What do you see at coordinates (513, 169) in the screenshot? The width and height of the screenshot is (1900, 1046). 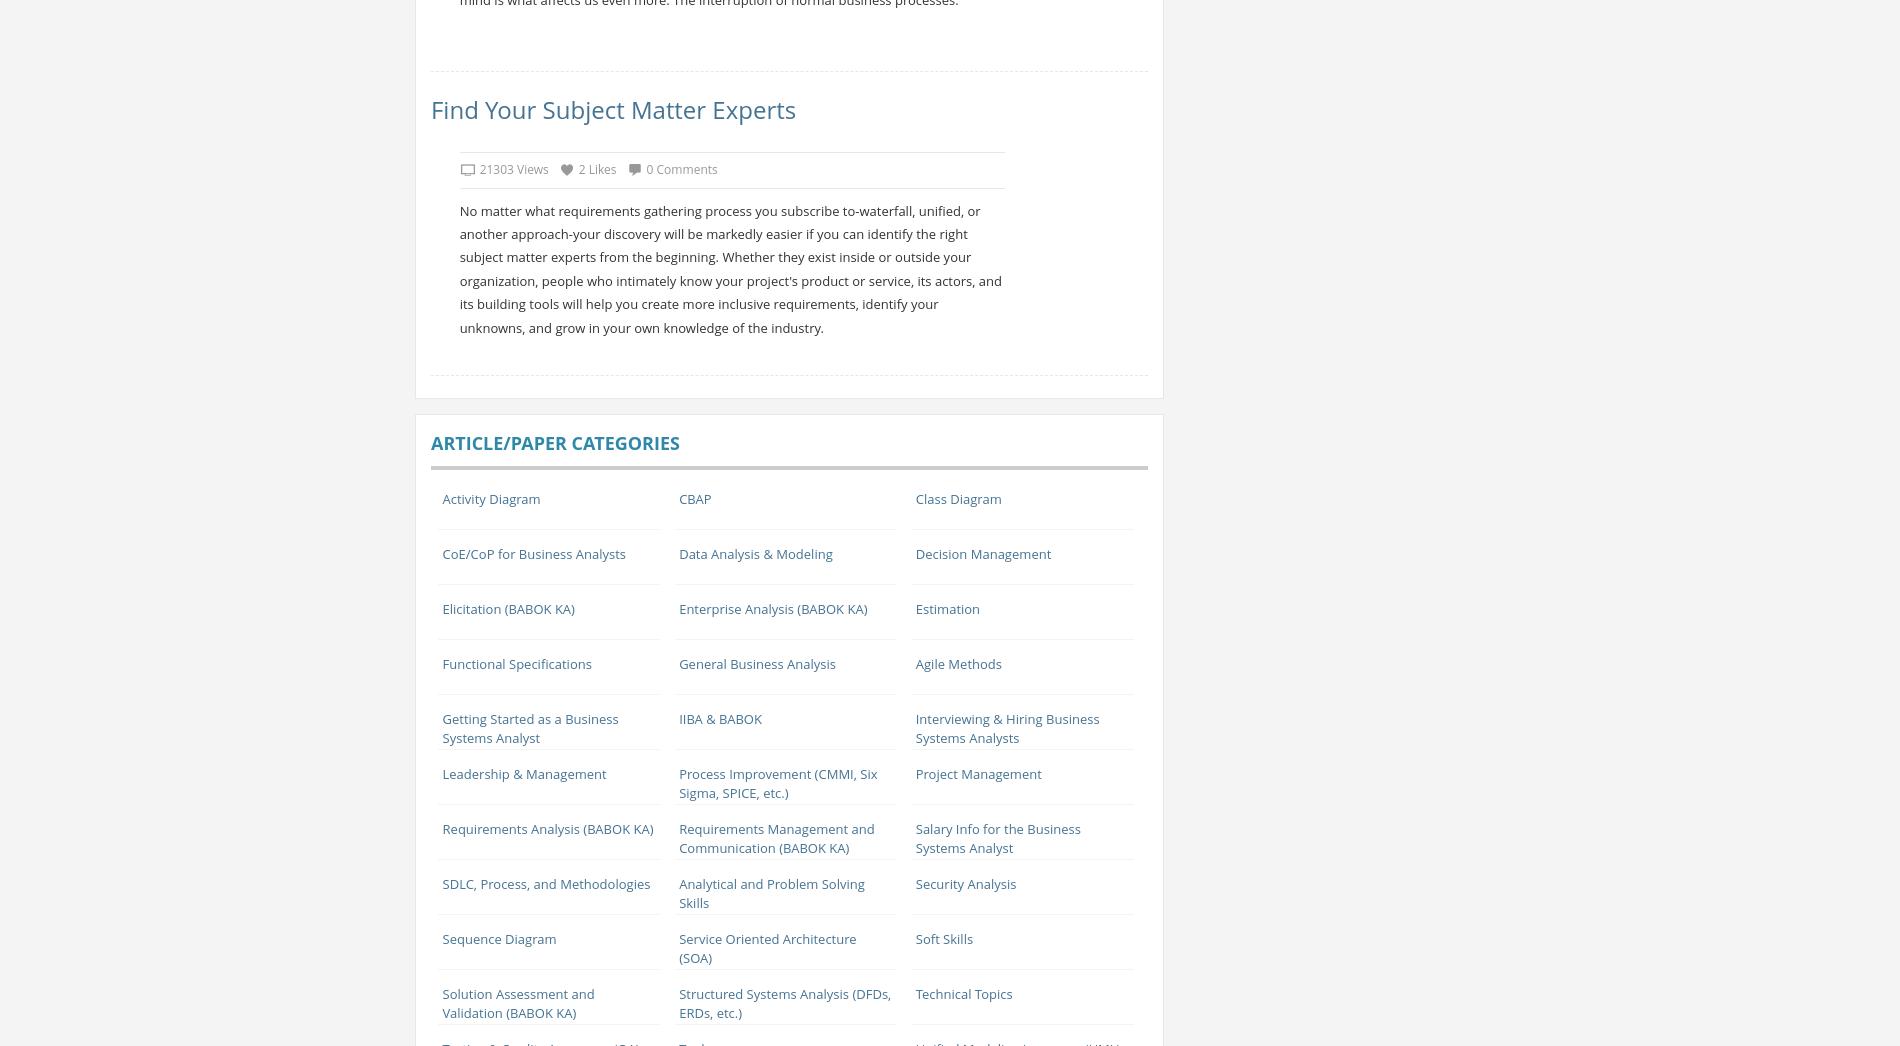 I see `'21303 Views'` at bounding box center [513, 169].